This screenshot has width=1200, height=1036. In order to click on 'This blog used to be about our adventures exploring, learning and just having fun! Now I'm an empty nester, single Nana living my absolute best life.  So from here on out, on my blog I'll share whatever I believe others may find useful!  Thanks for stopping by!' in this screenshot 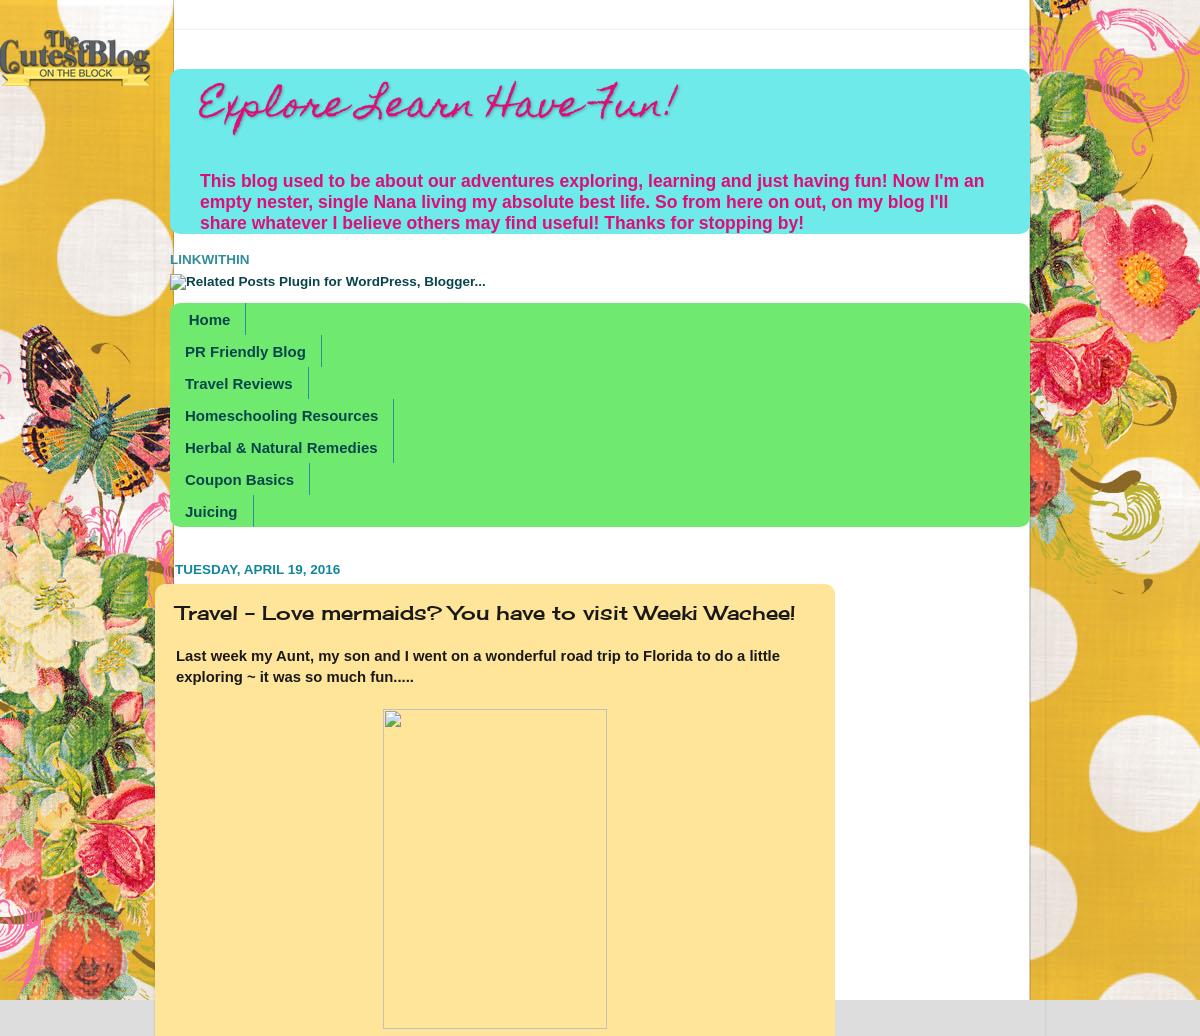, I will do `click(590, 202)`.